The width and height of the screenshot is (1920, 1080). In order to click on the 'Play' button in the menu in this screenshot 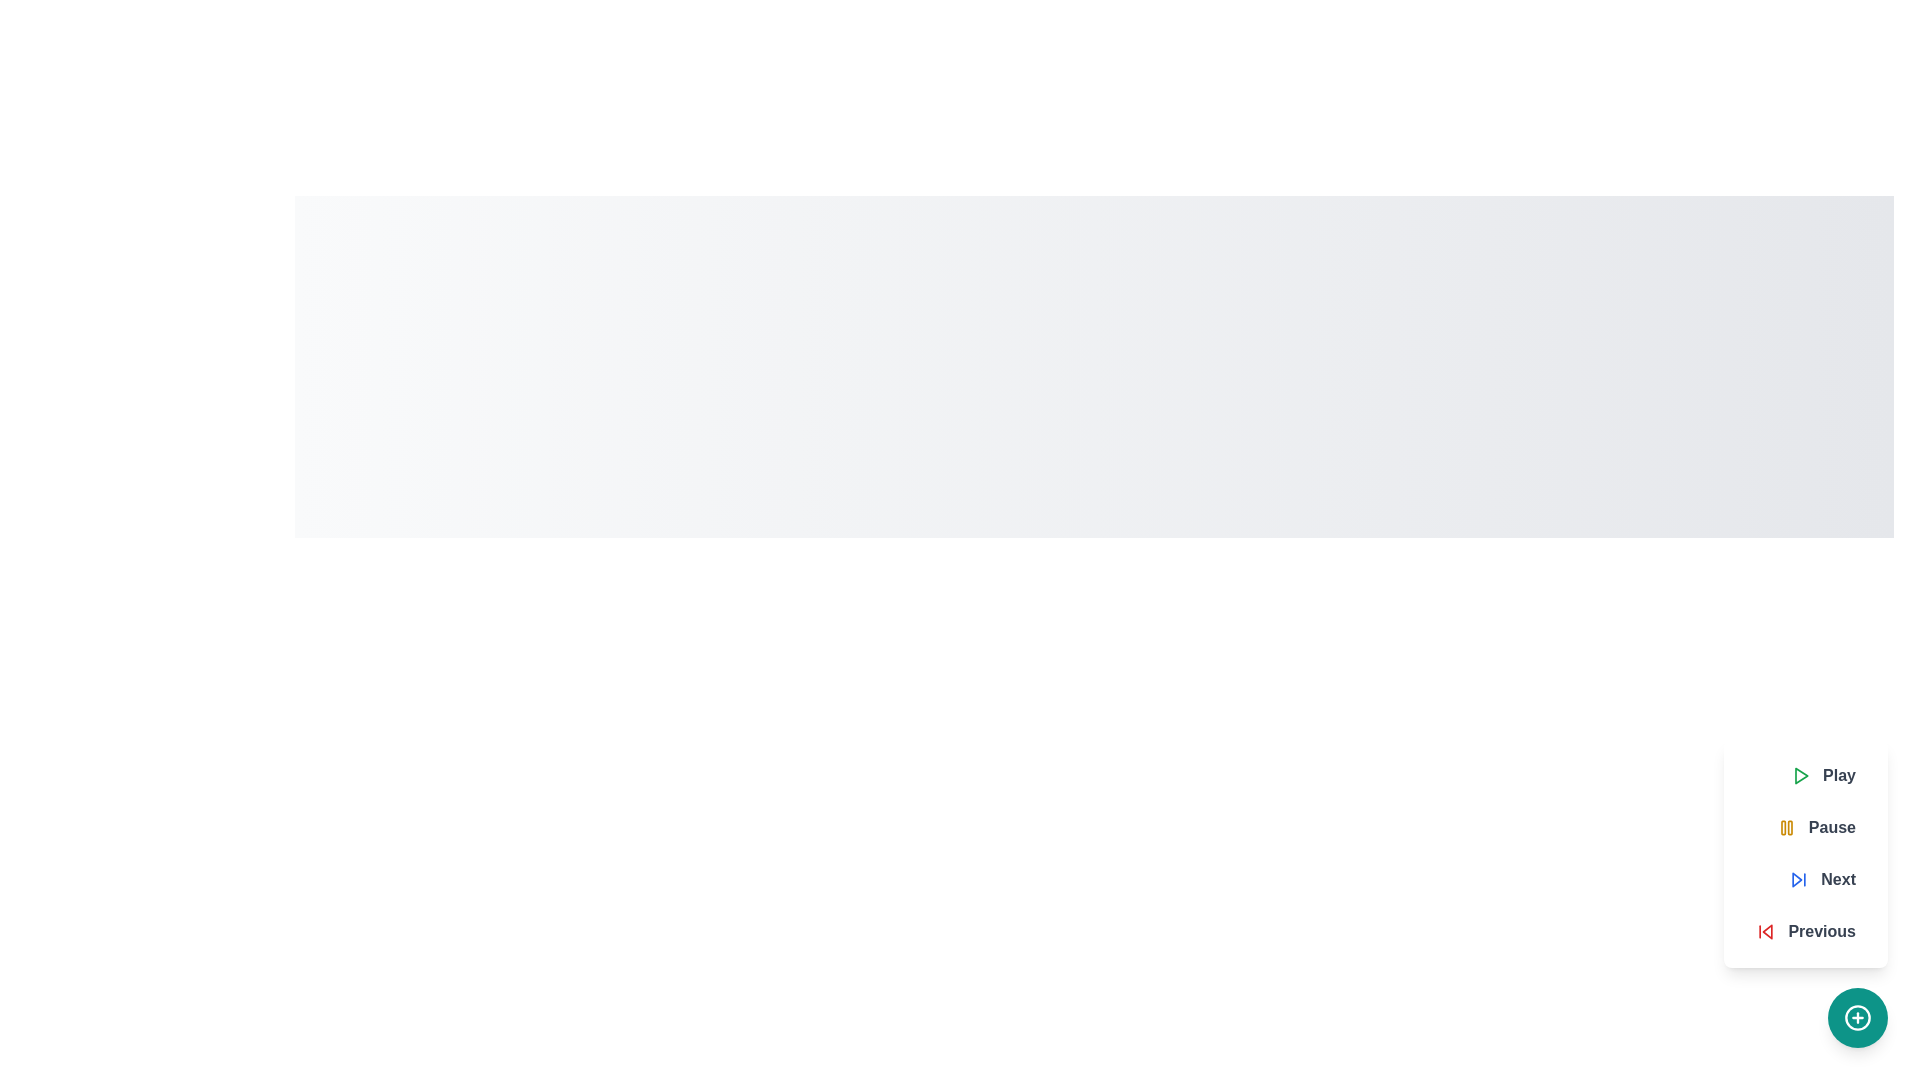, I will do `click(1823, 774)`.